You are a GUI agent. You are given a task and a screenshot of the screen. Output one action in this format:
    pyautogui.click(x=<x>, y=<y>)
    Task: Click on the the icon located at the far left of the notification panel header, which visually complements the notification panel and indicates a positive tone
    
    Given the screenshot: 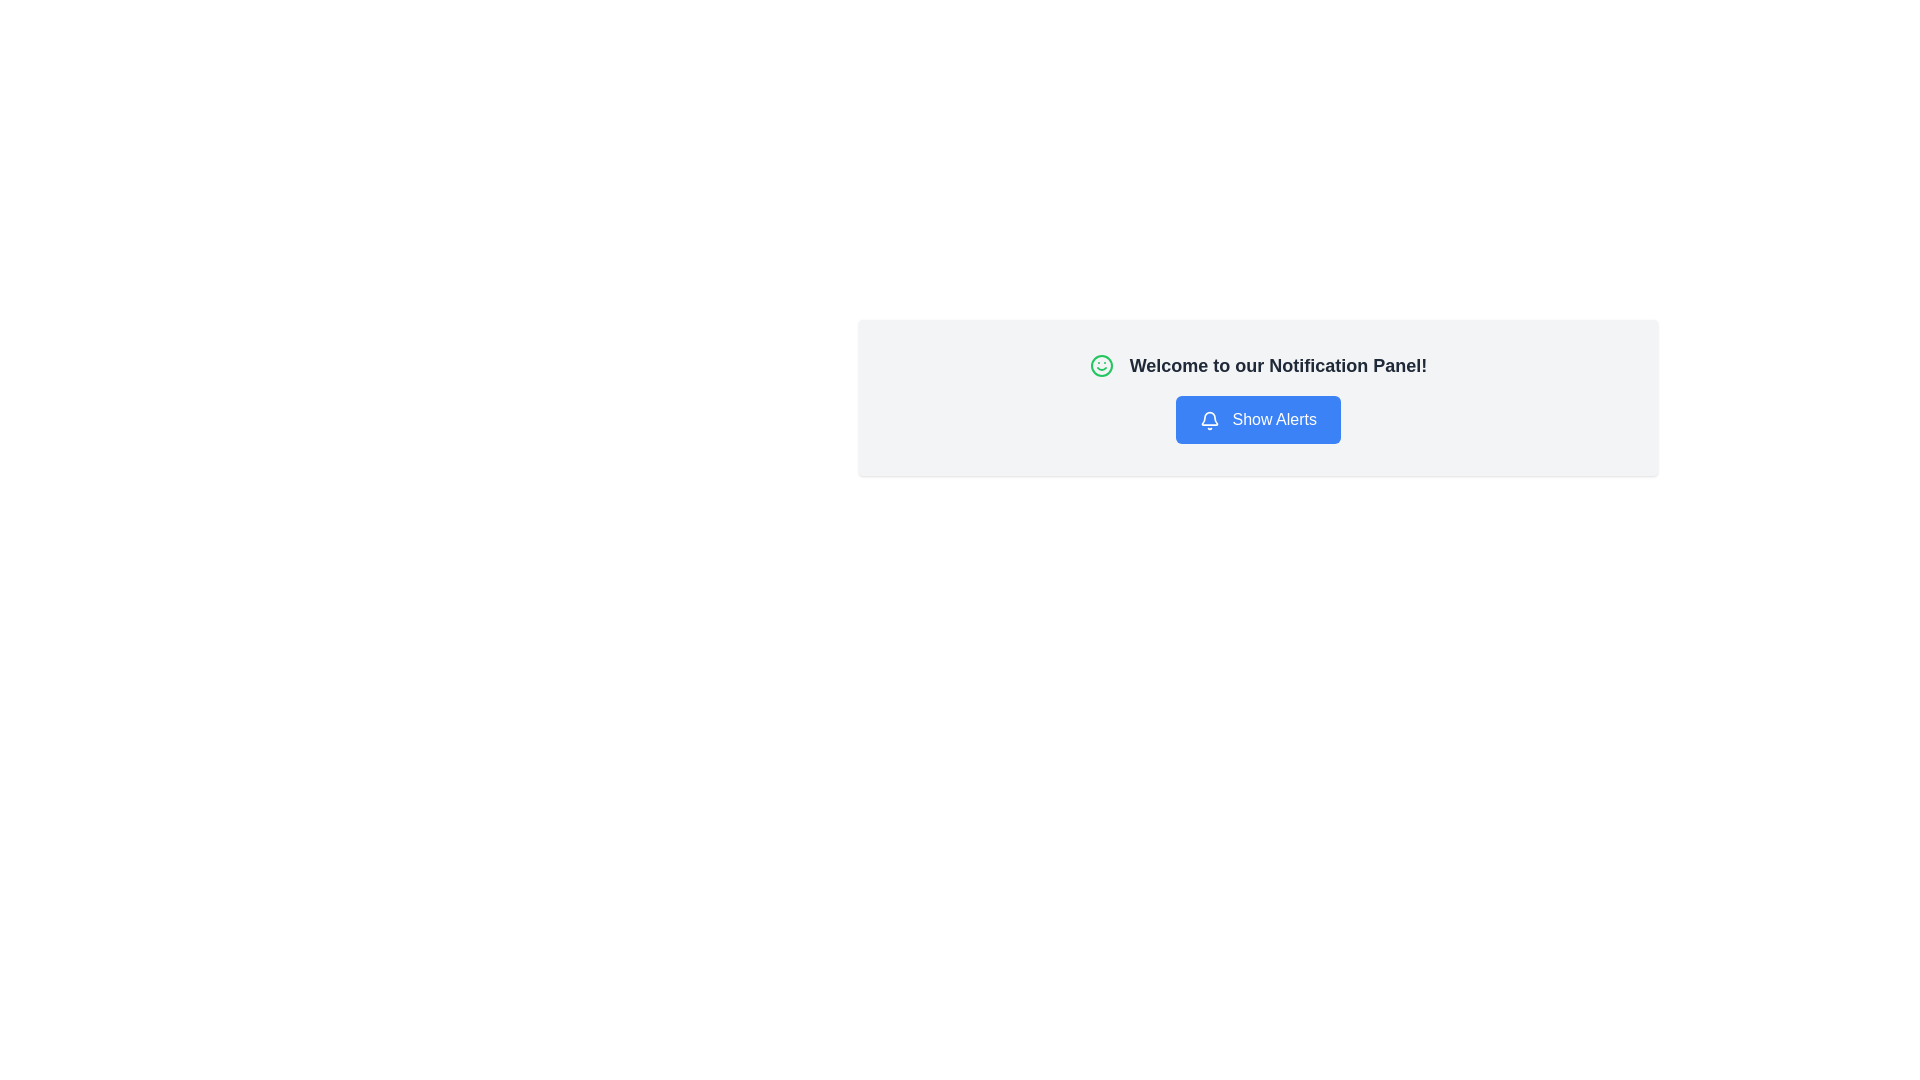 What is the action you would take?
    pyautogui.click(x=1100, y=366)
    